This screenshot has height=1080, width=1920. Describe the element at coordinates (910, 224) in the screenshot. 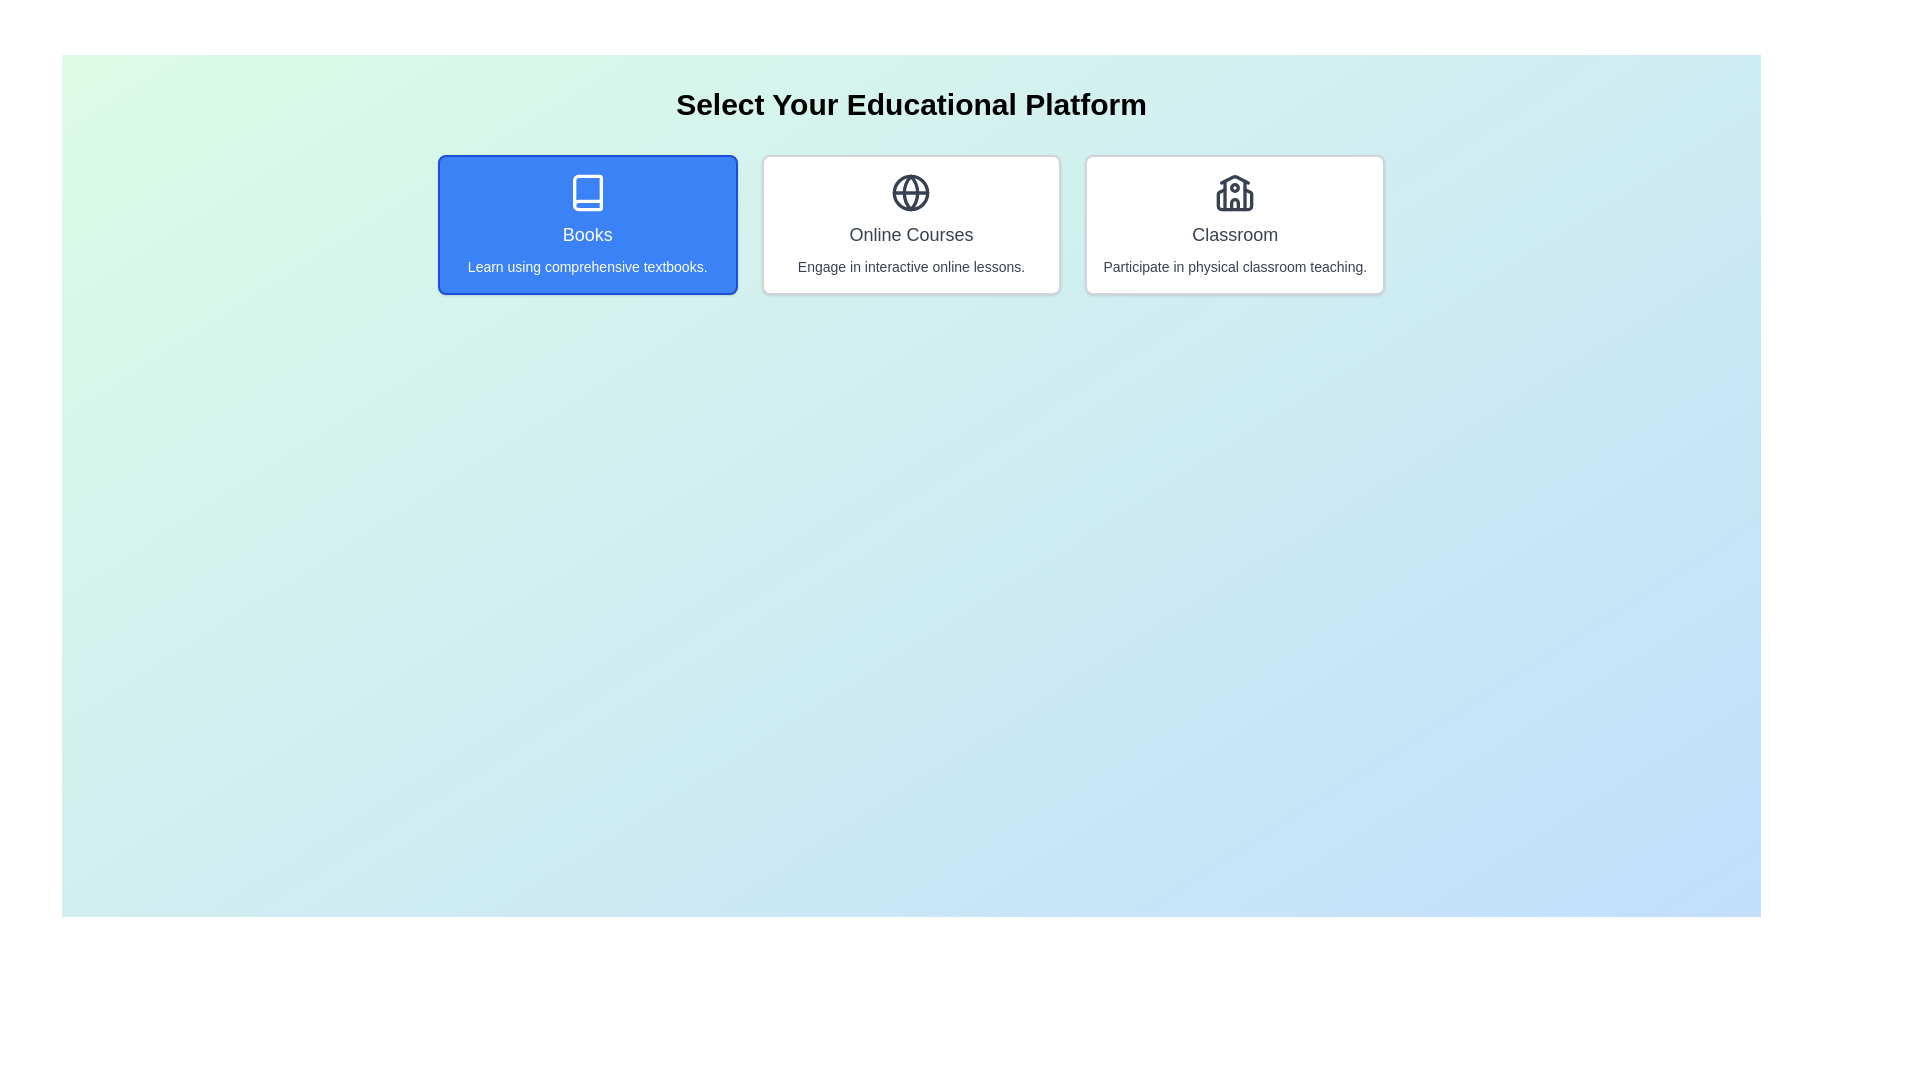

I see `the button corresponding to Online Courses to select the educational platform` at that location.